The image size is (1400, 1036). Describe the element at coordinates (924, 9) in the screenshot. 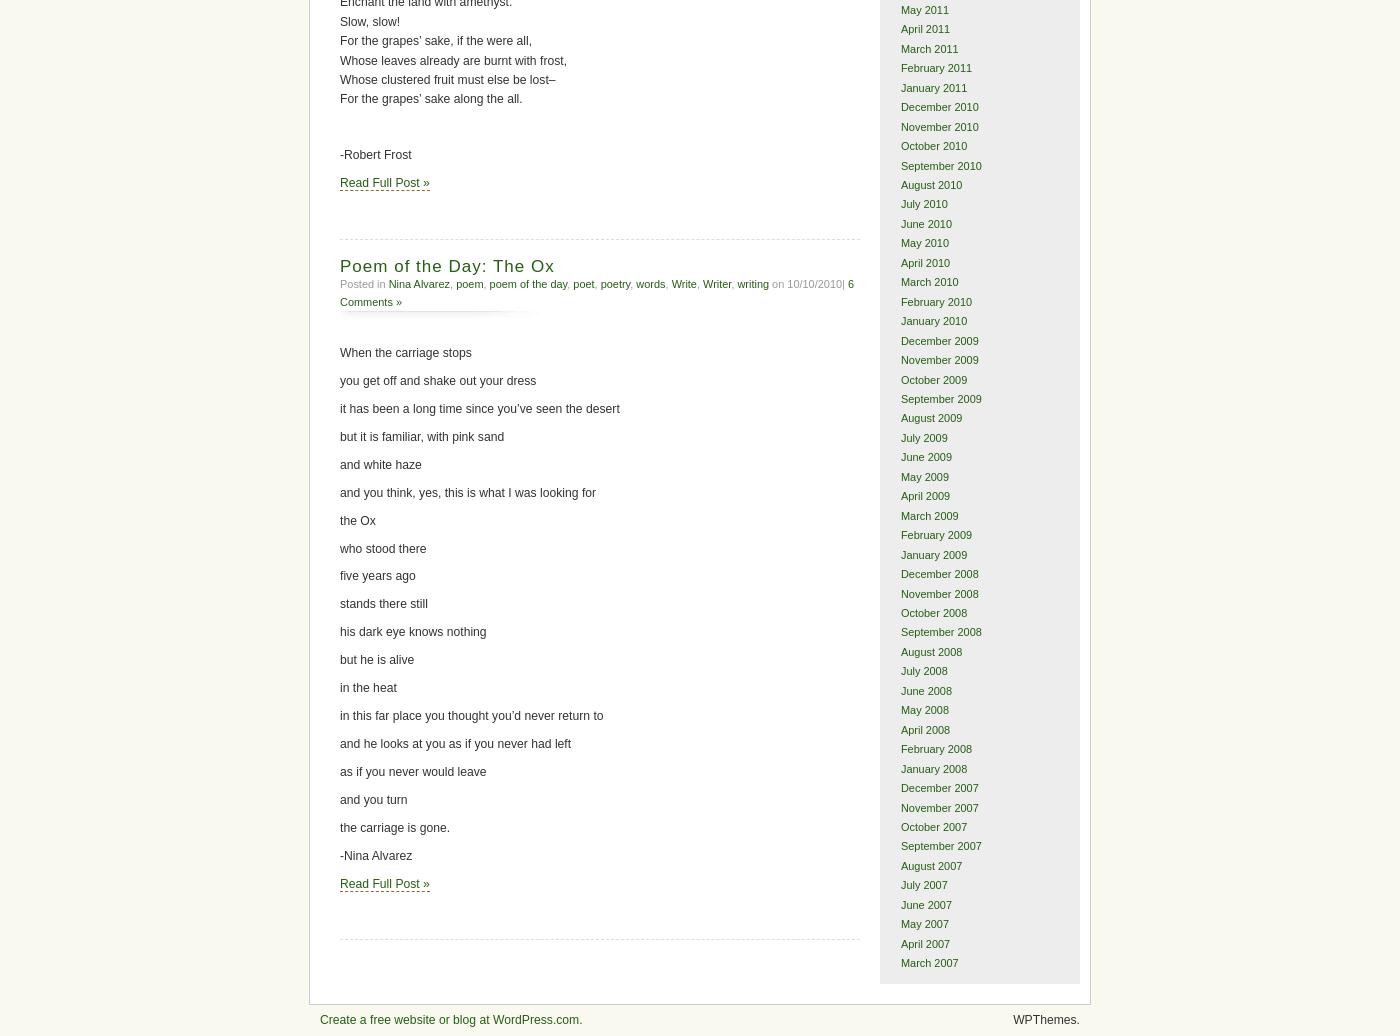

I see `'May 2011'` at that location.